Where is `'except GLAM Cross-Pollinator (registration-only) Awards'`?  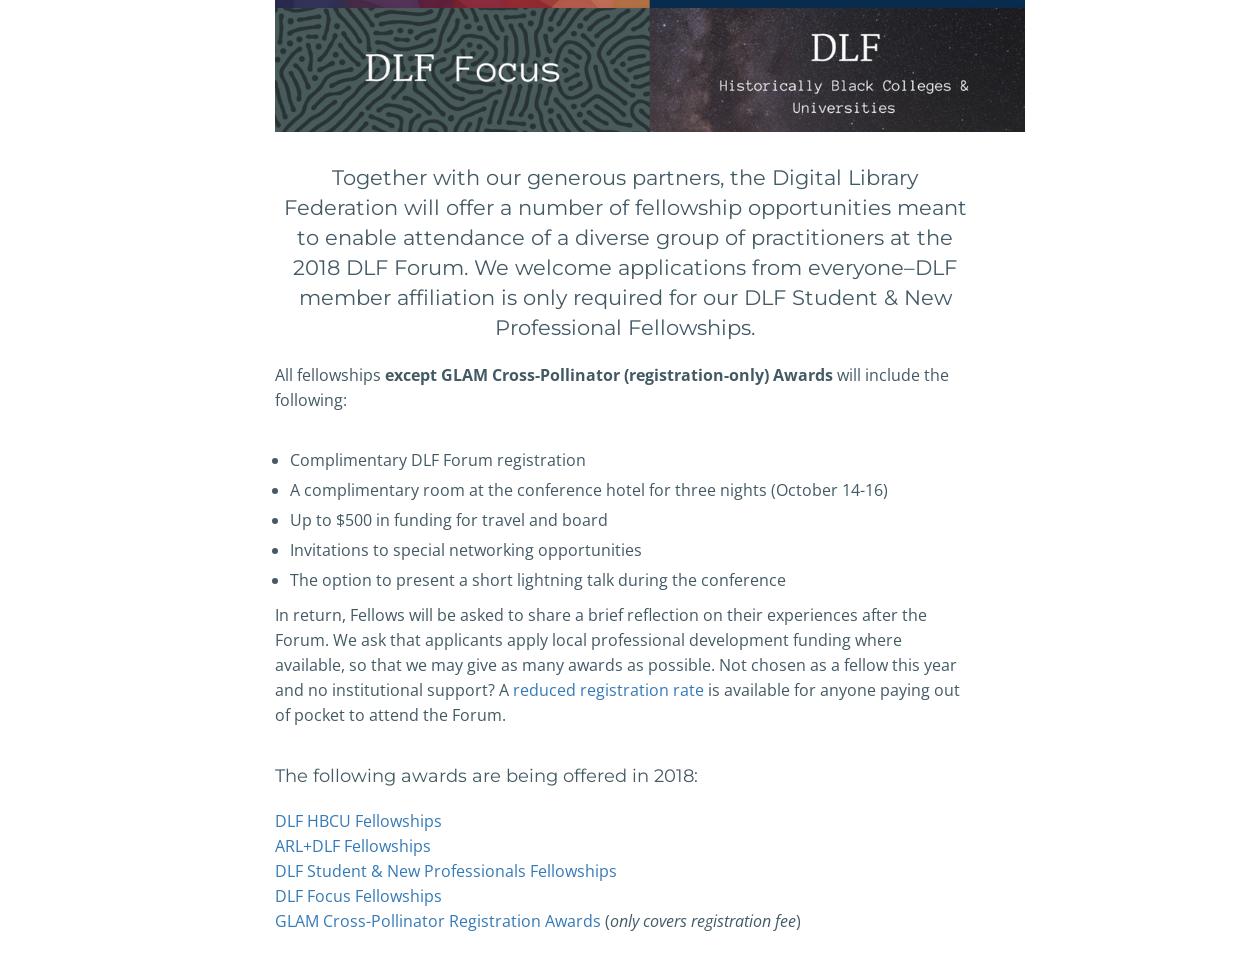
'except GLAM Cross-Pollinator (registration-only) Awards' is located at coordinates (608, 373).